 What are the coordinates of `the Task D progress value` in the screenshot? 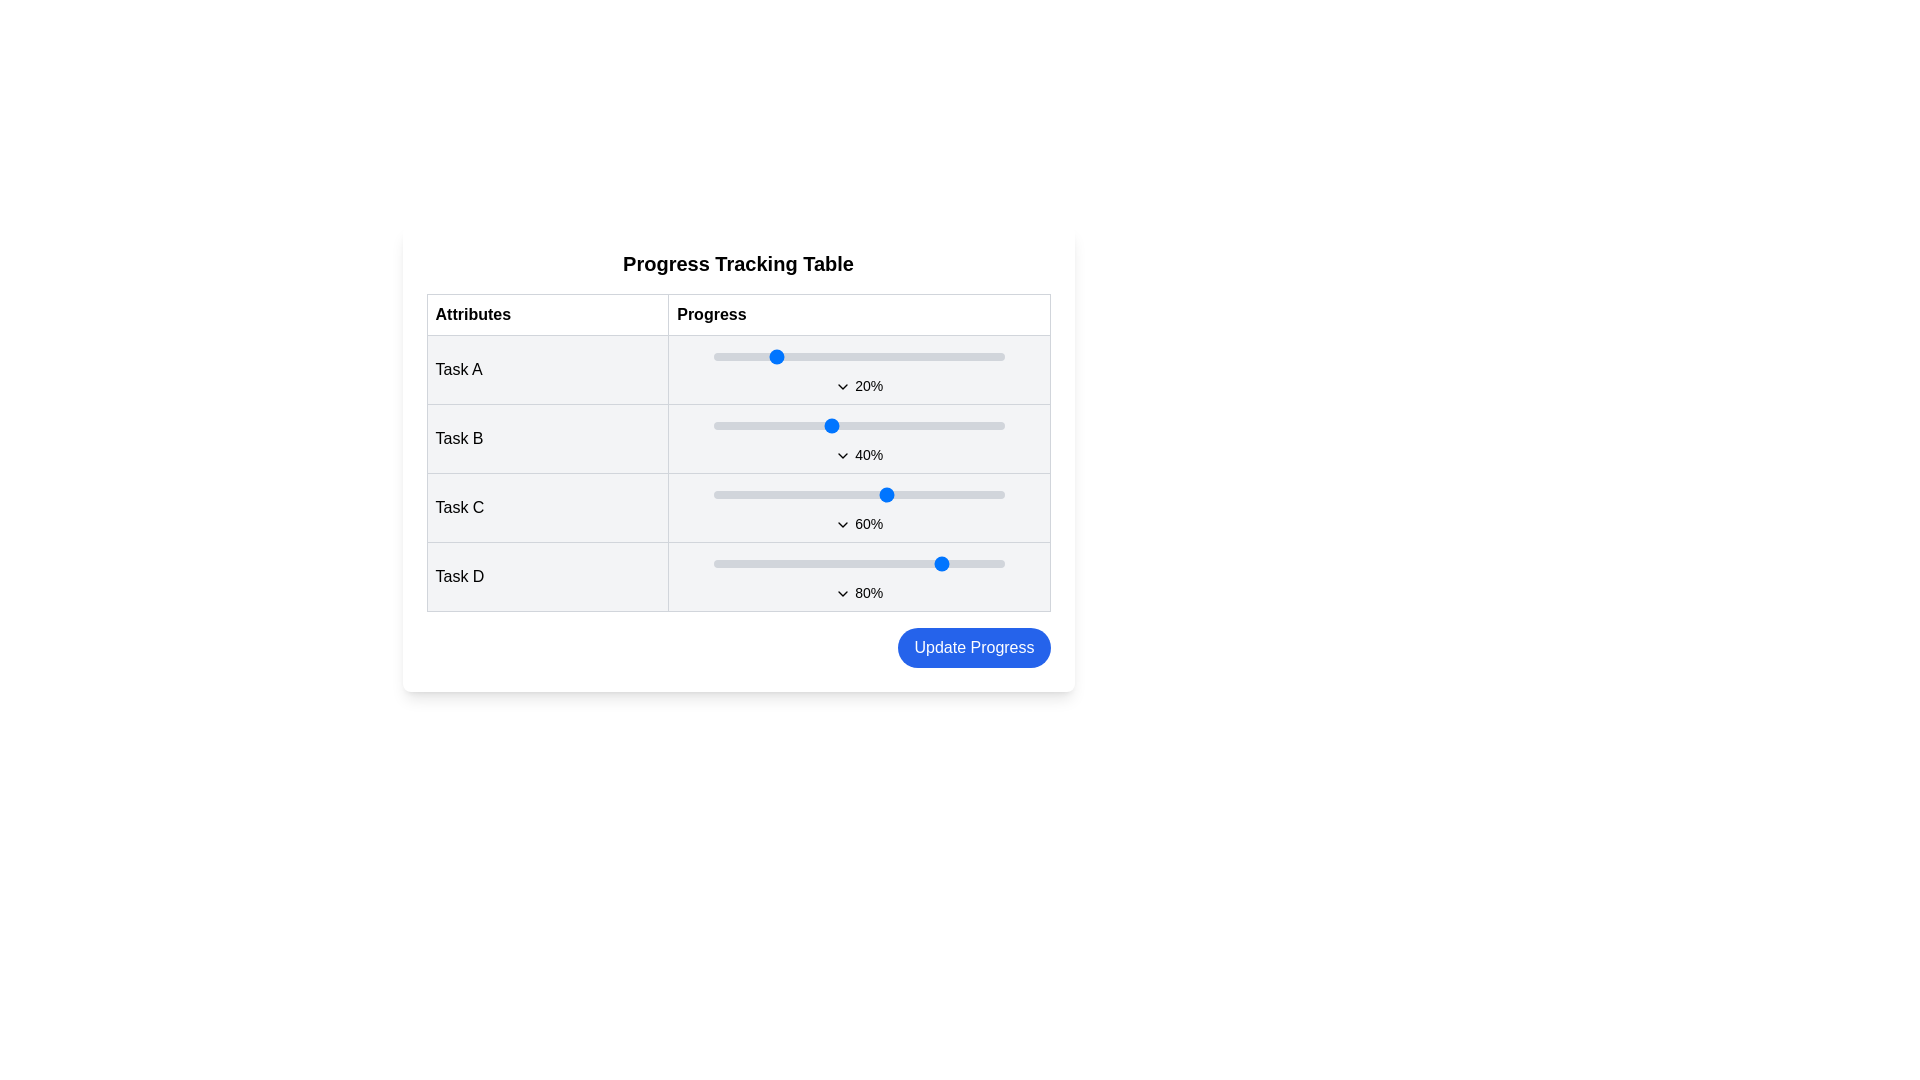 It's located at (803, 563).